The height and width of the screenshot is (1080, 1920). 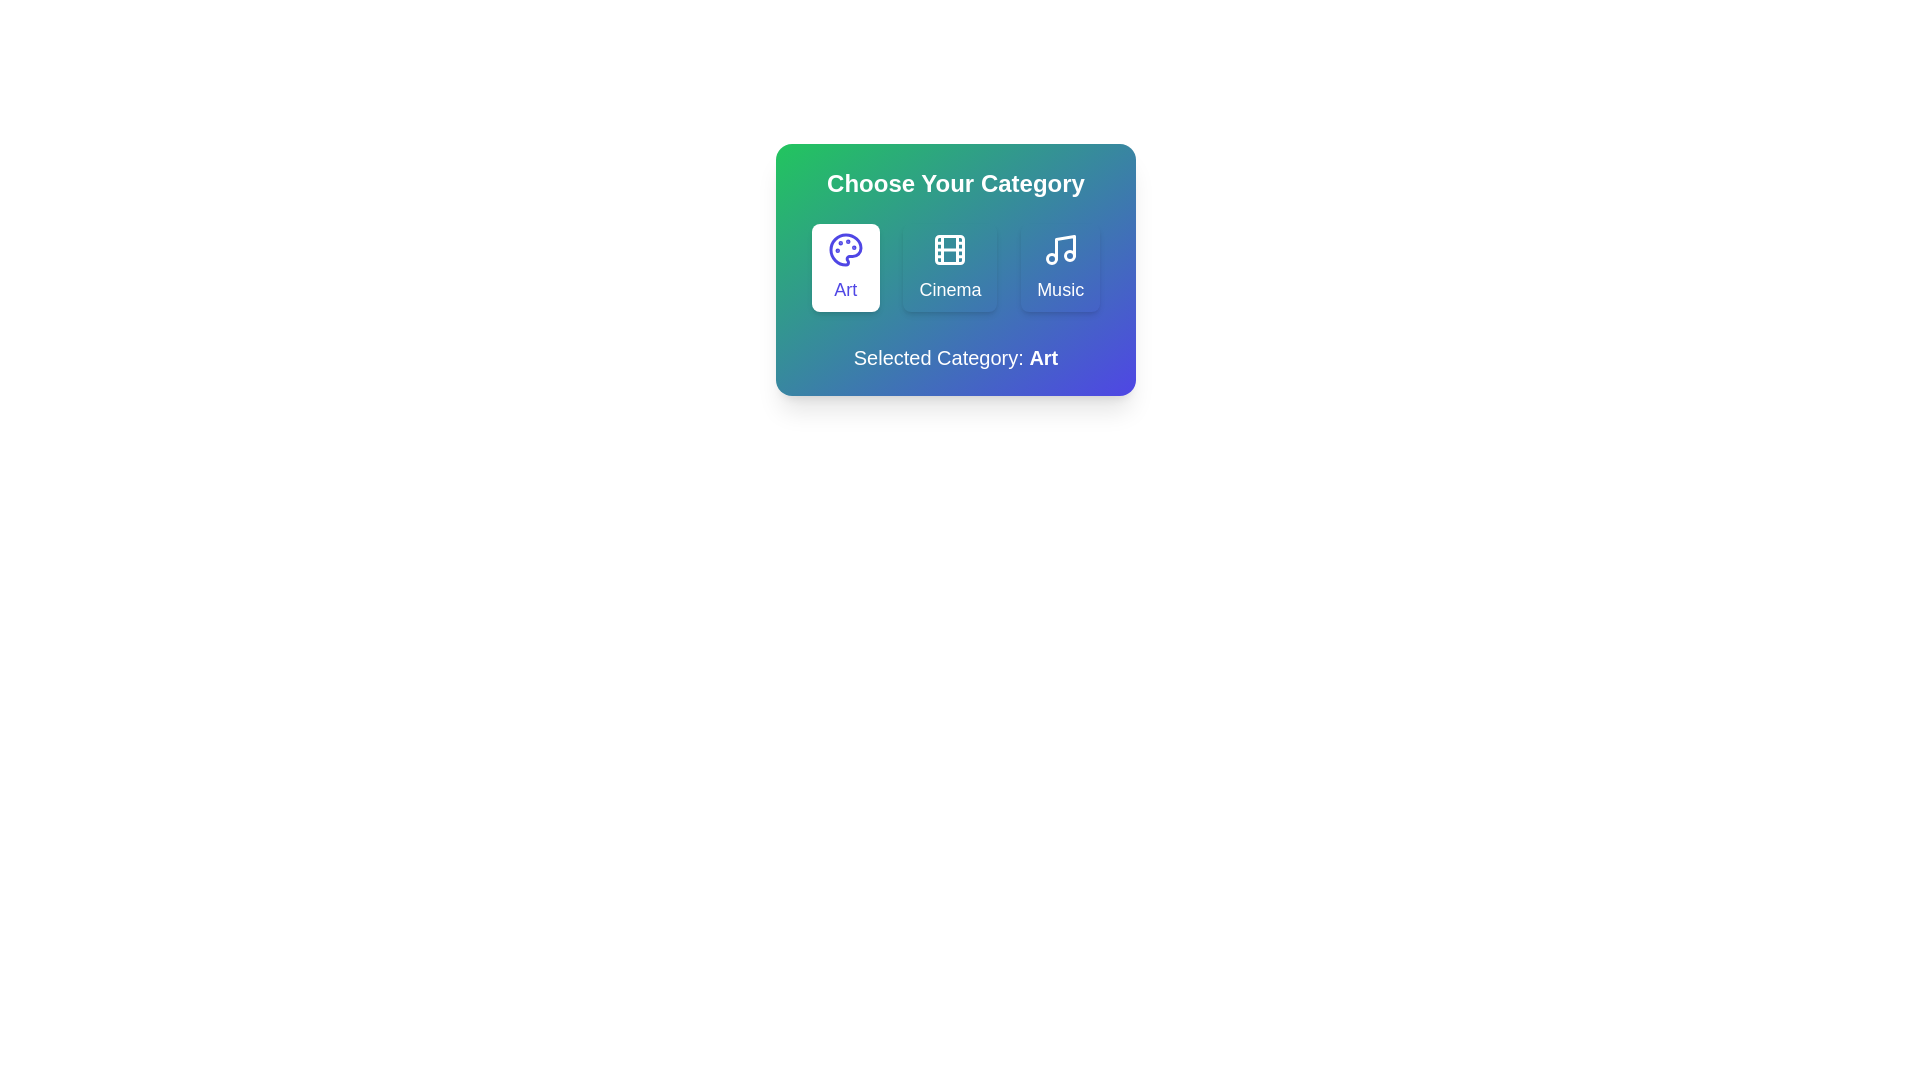 What do you see at coordinates (949, 266) in the screenshot?
I see `the 'Cinema' category button to select it` at bounding box center [949, 266].